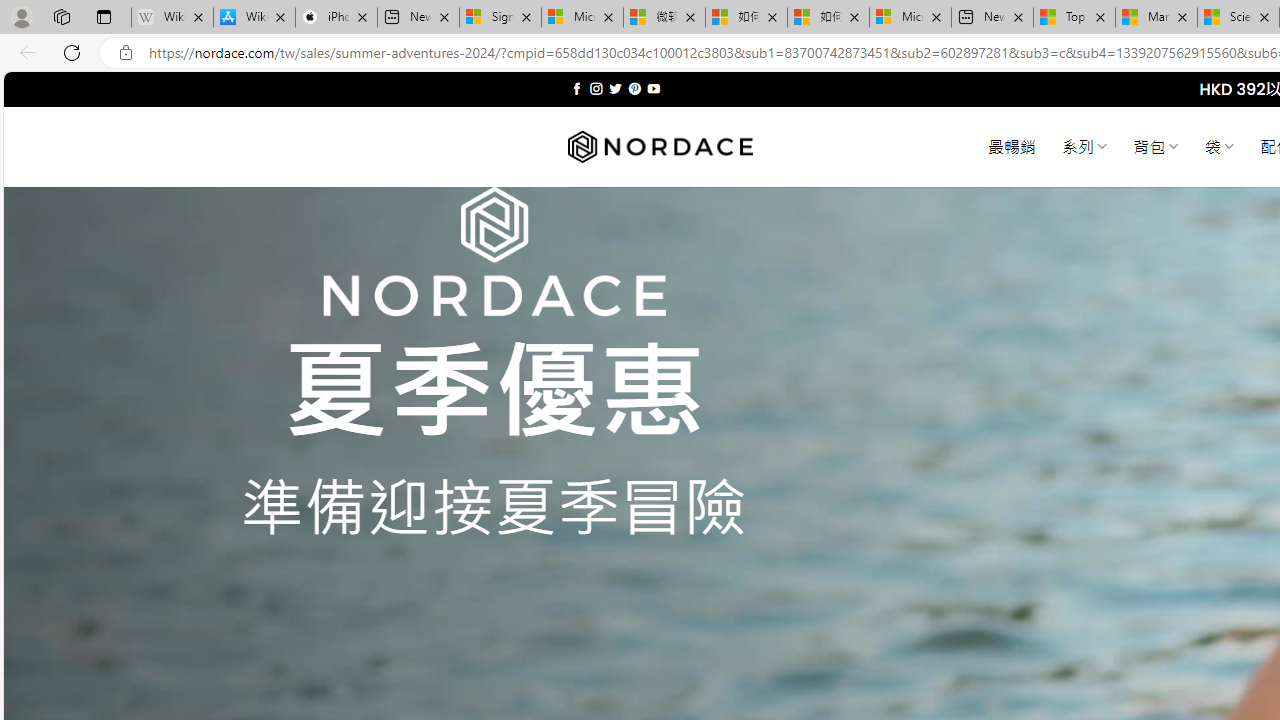 The height and width of the screenshot is (720, 1280). What do you see at coordinates (614, 88) in the screenshot?
I see `'Follow on Twitter'` at bounding box center [614, 88].